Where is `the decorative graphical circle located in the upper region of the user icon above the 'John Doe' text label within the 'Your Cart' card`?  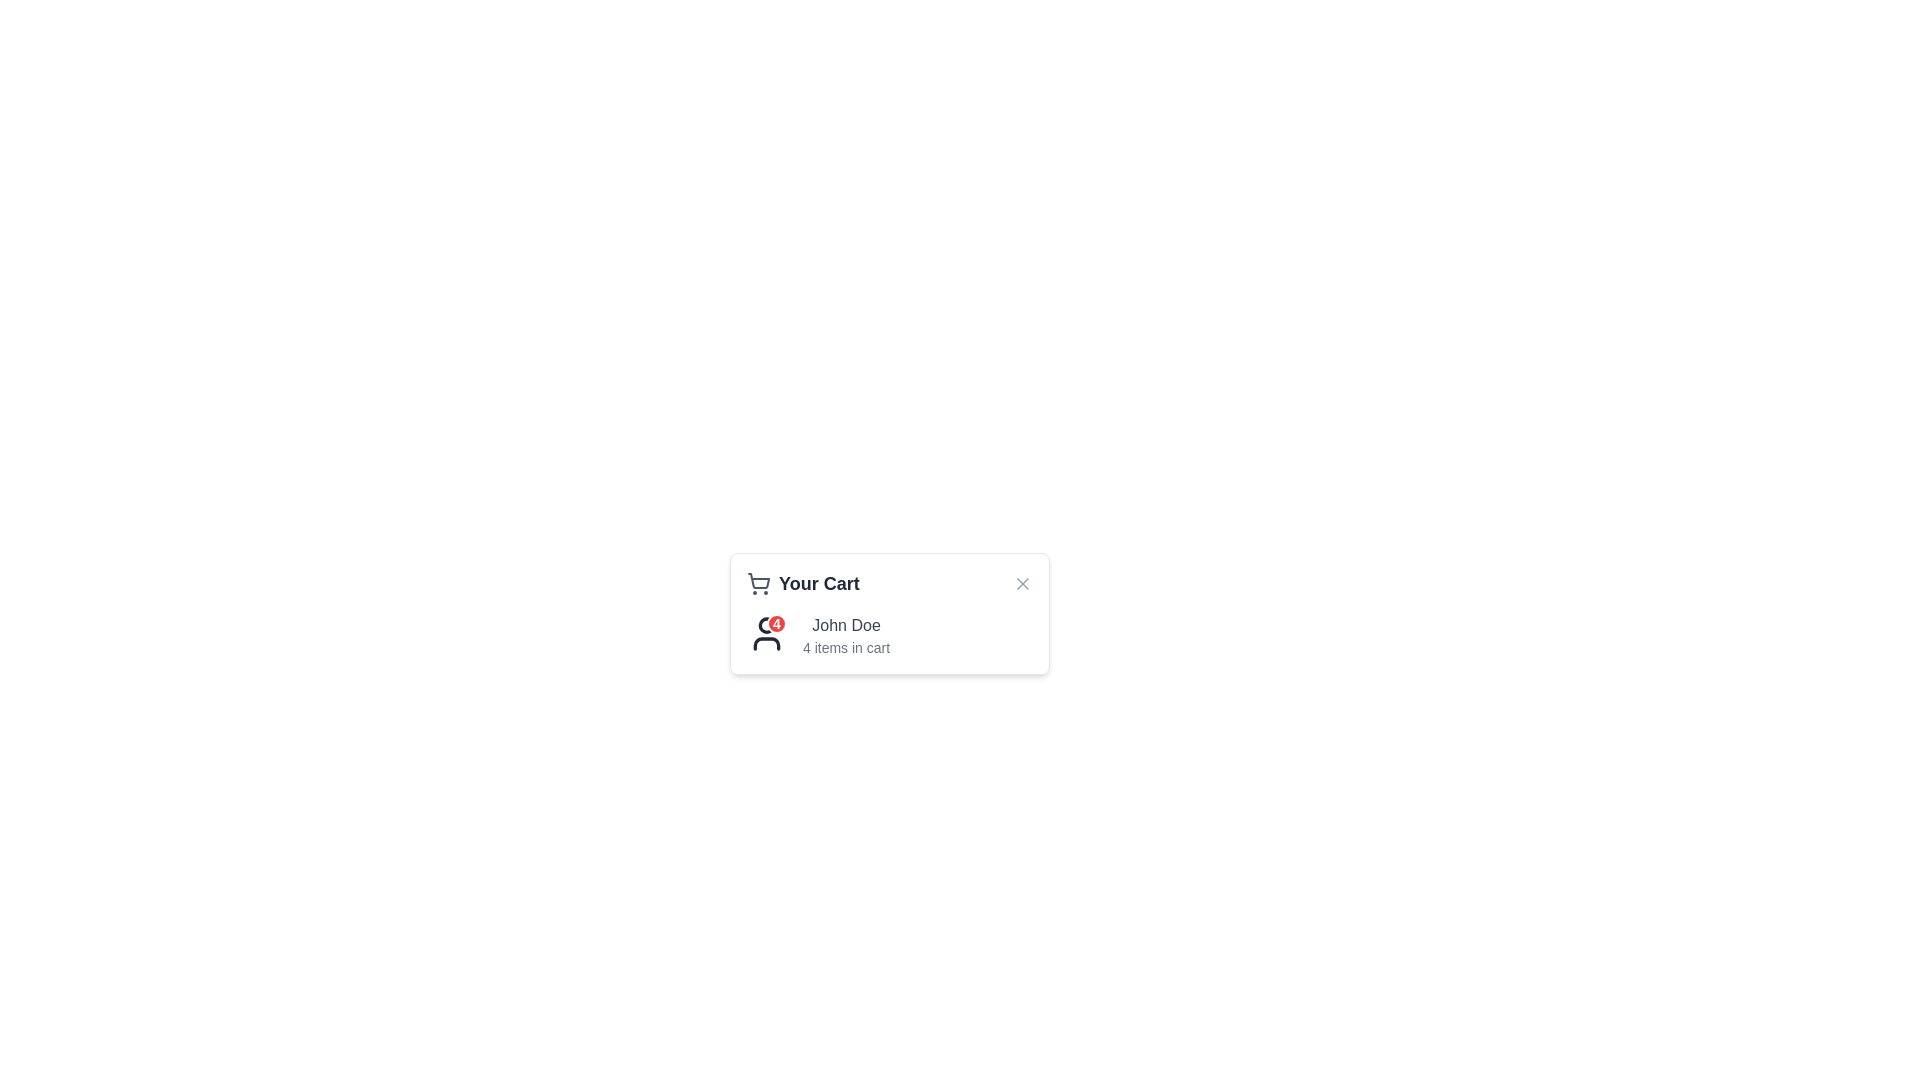 the decorative graphical circle located in the upper region of the user icon above the 'John Doe' text label within the 'Your Cart' card is located at coordinates (766, 623).